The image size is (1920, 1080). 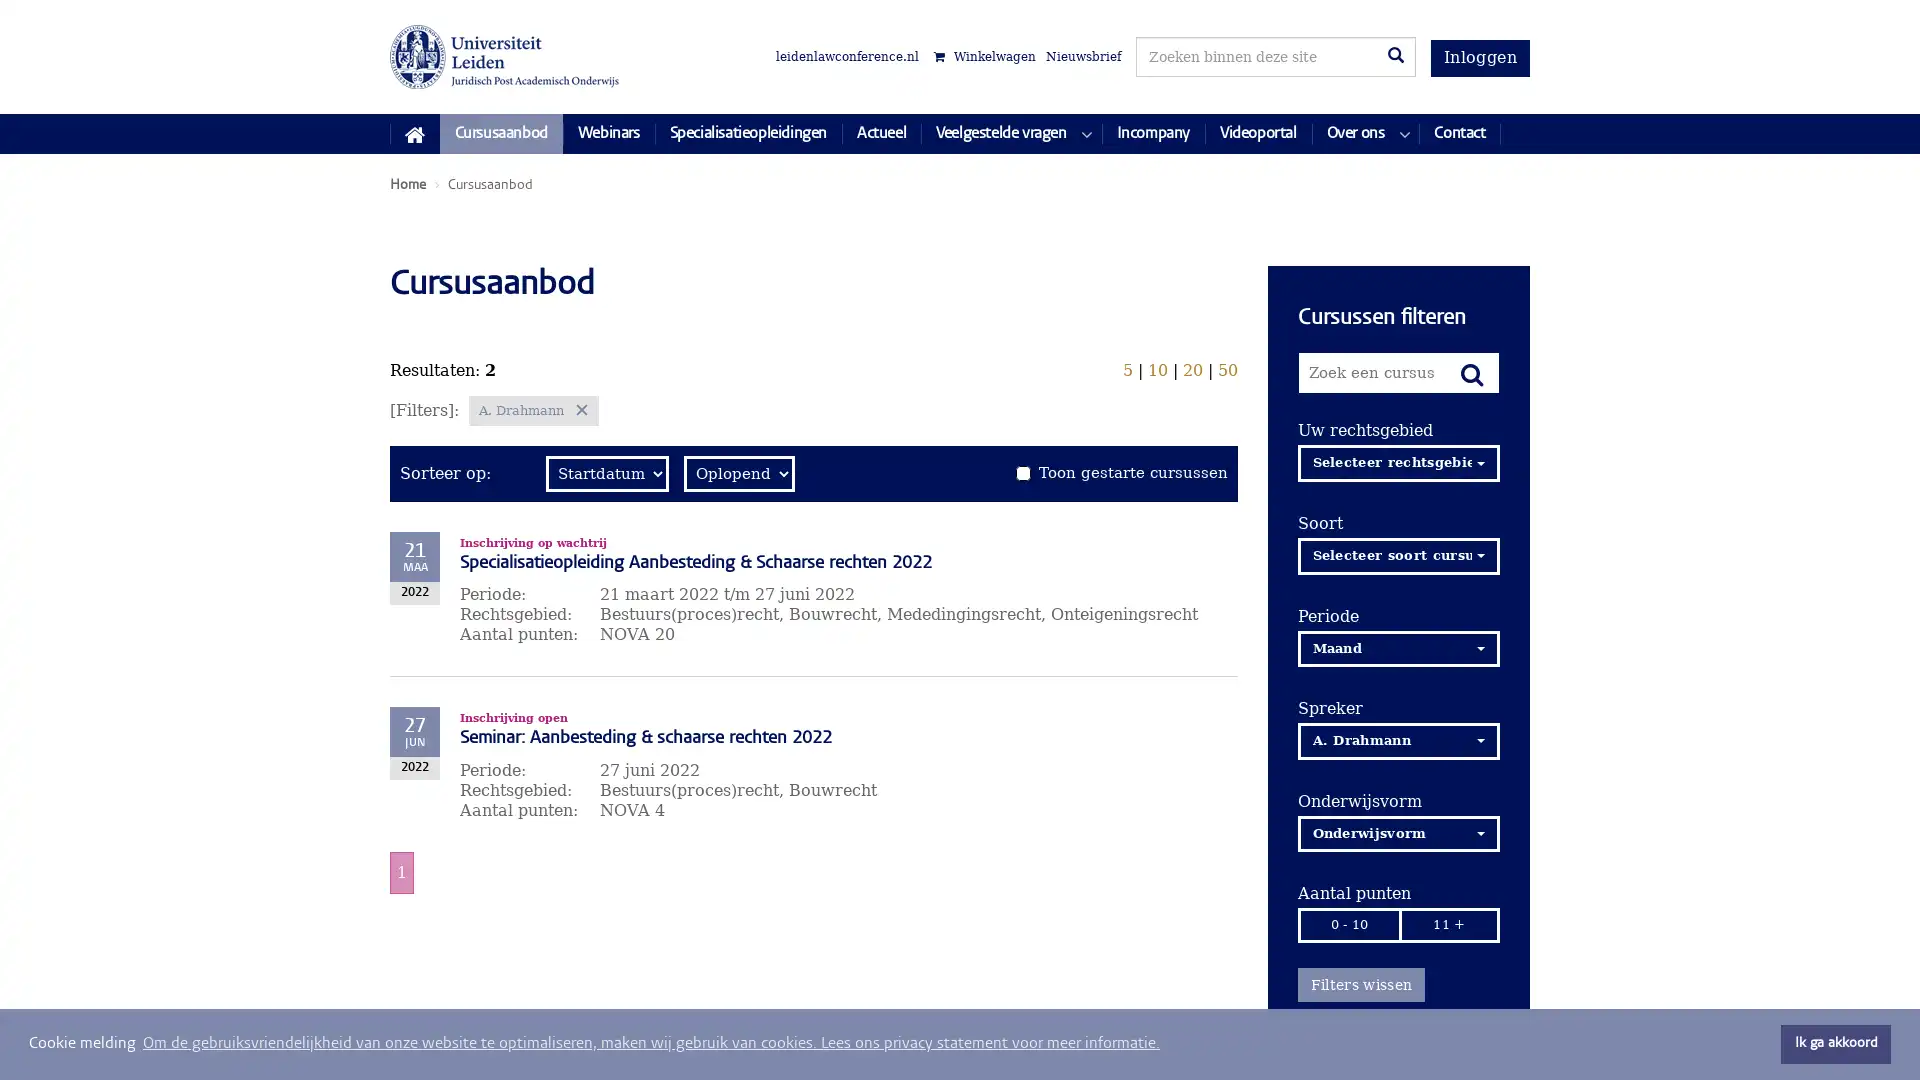 What do you see at coordinates (1397, 833) in the screenshot?
I see `Onderwijsvorm` at bounding box center [1397, 833].